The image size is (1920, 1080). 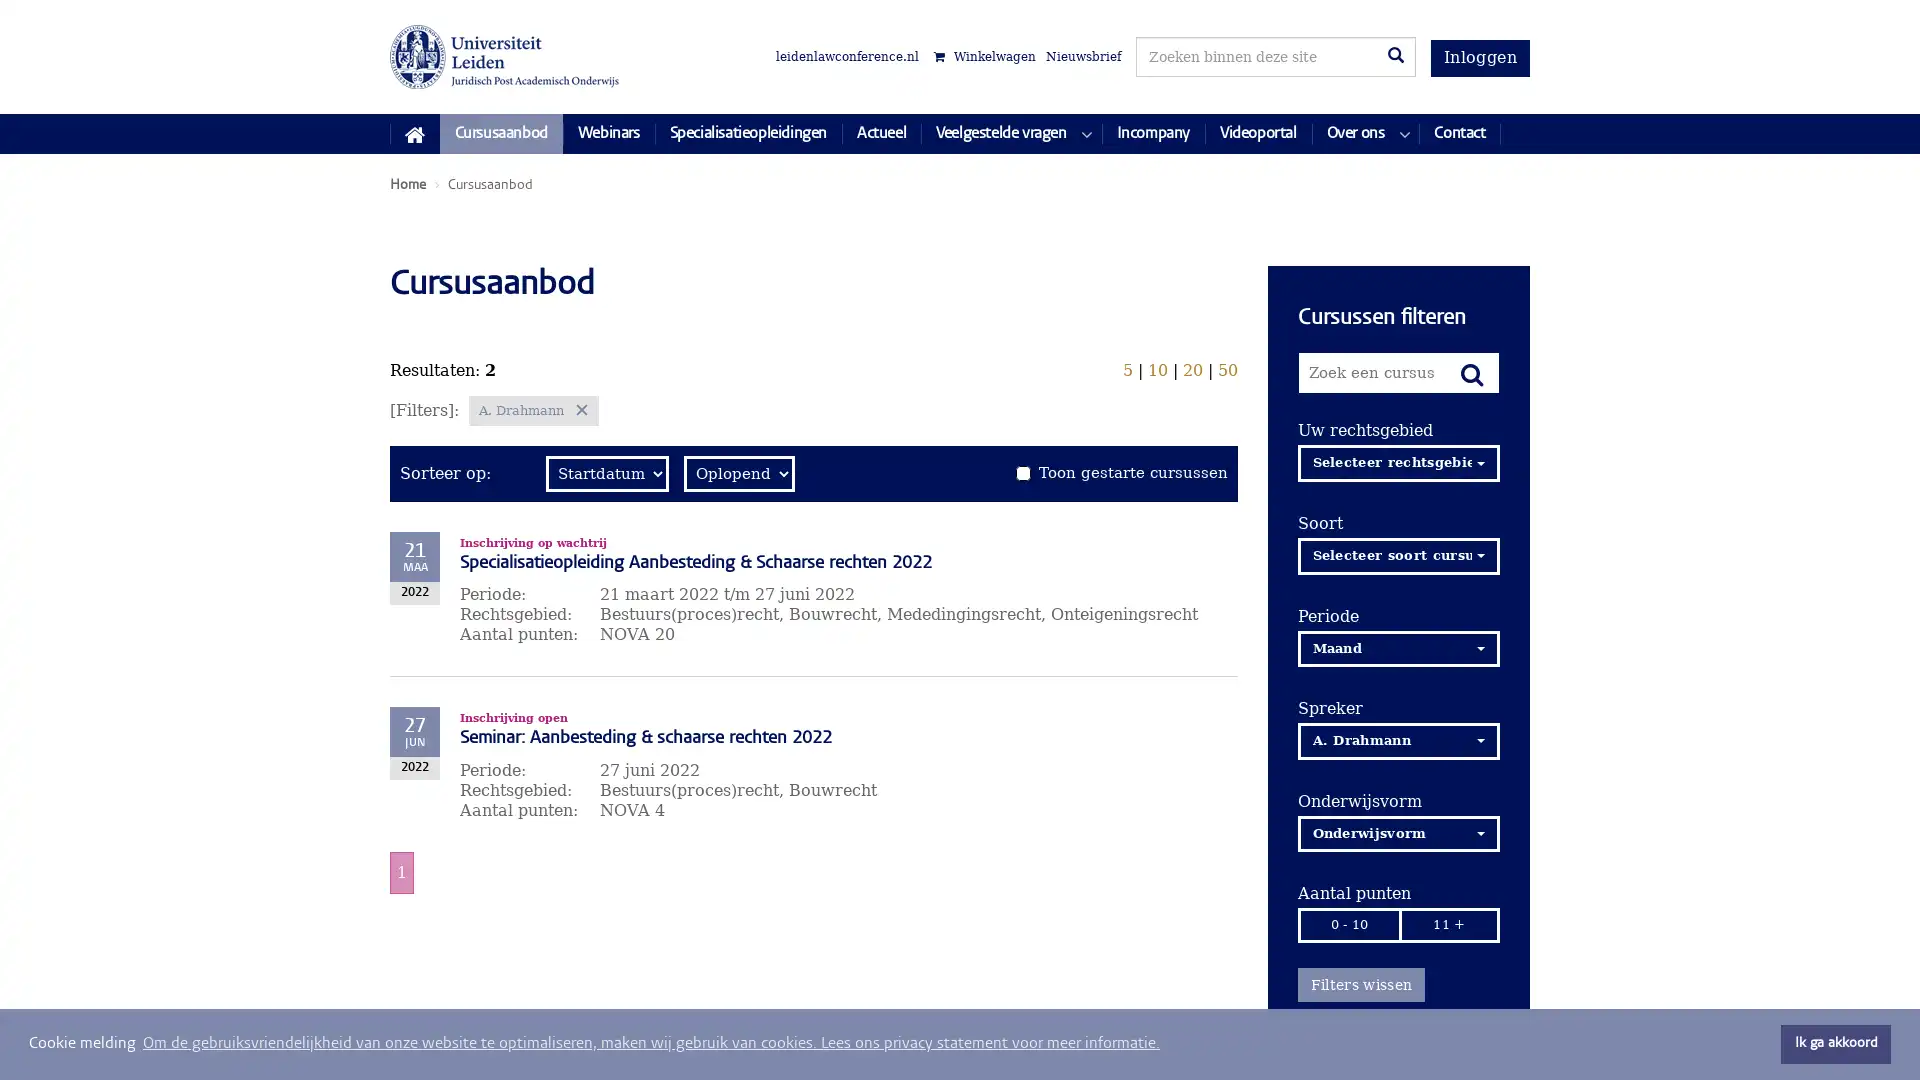 What do you see at coordinates (1397, 833) in the screenshot?
I see `Onderwijsvorm` at bounding box center [1397, 833].